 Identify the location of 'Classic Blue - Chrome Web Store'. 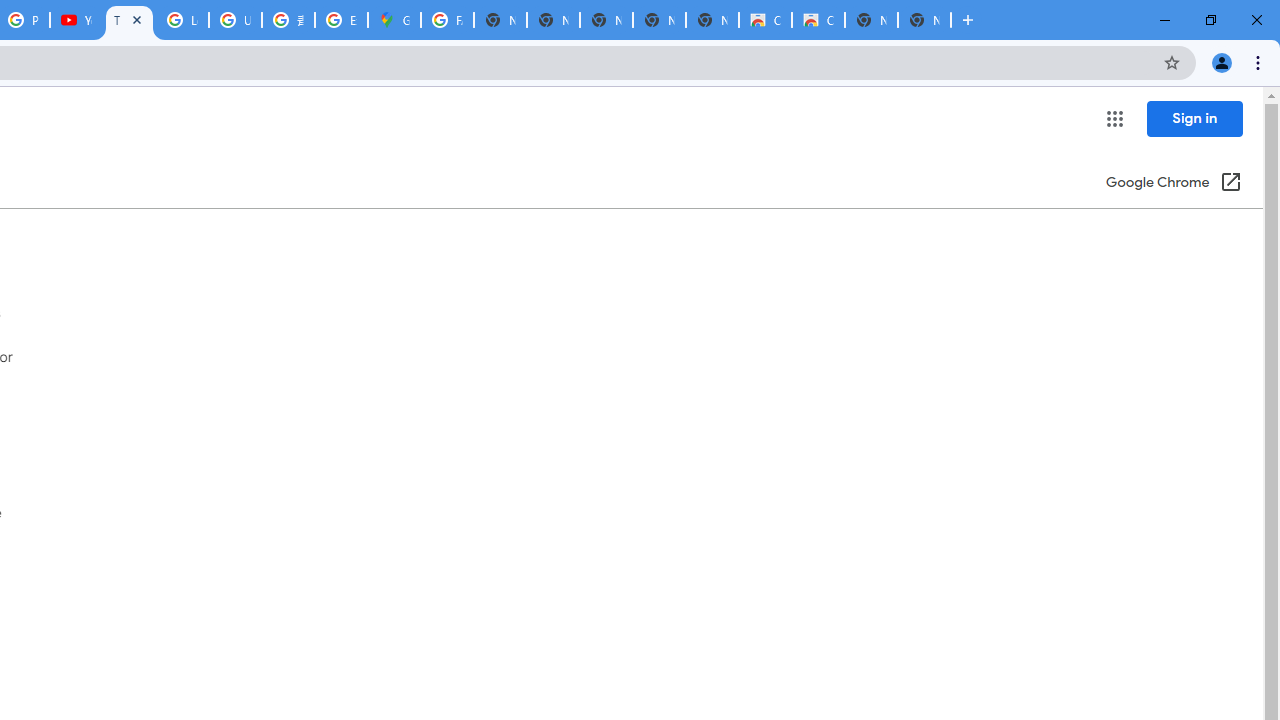
(764, 20).